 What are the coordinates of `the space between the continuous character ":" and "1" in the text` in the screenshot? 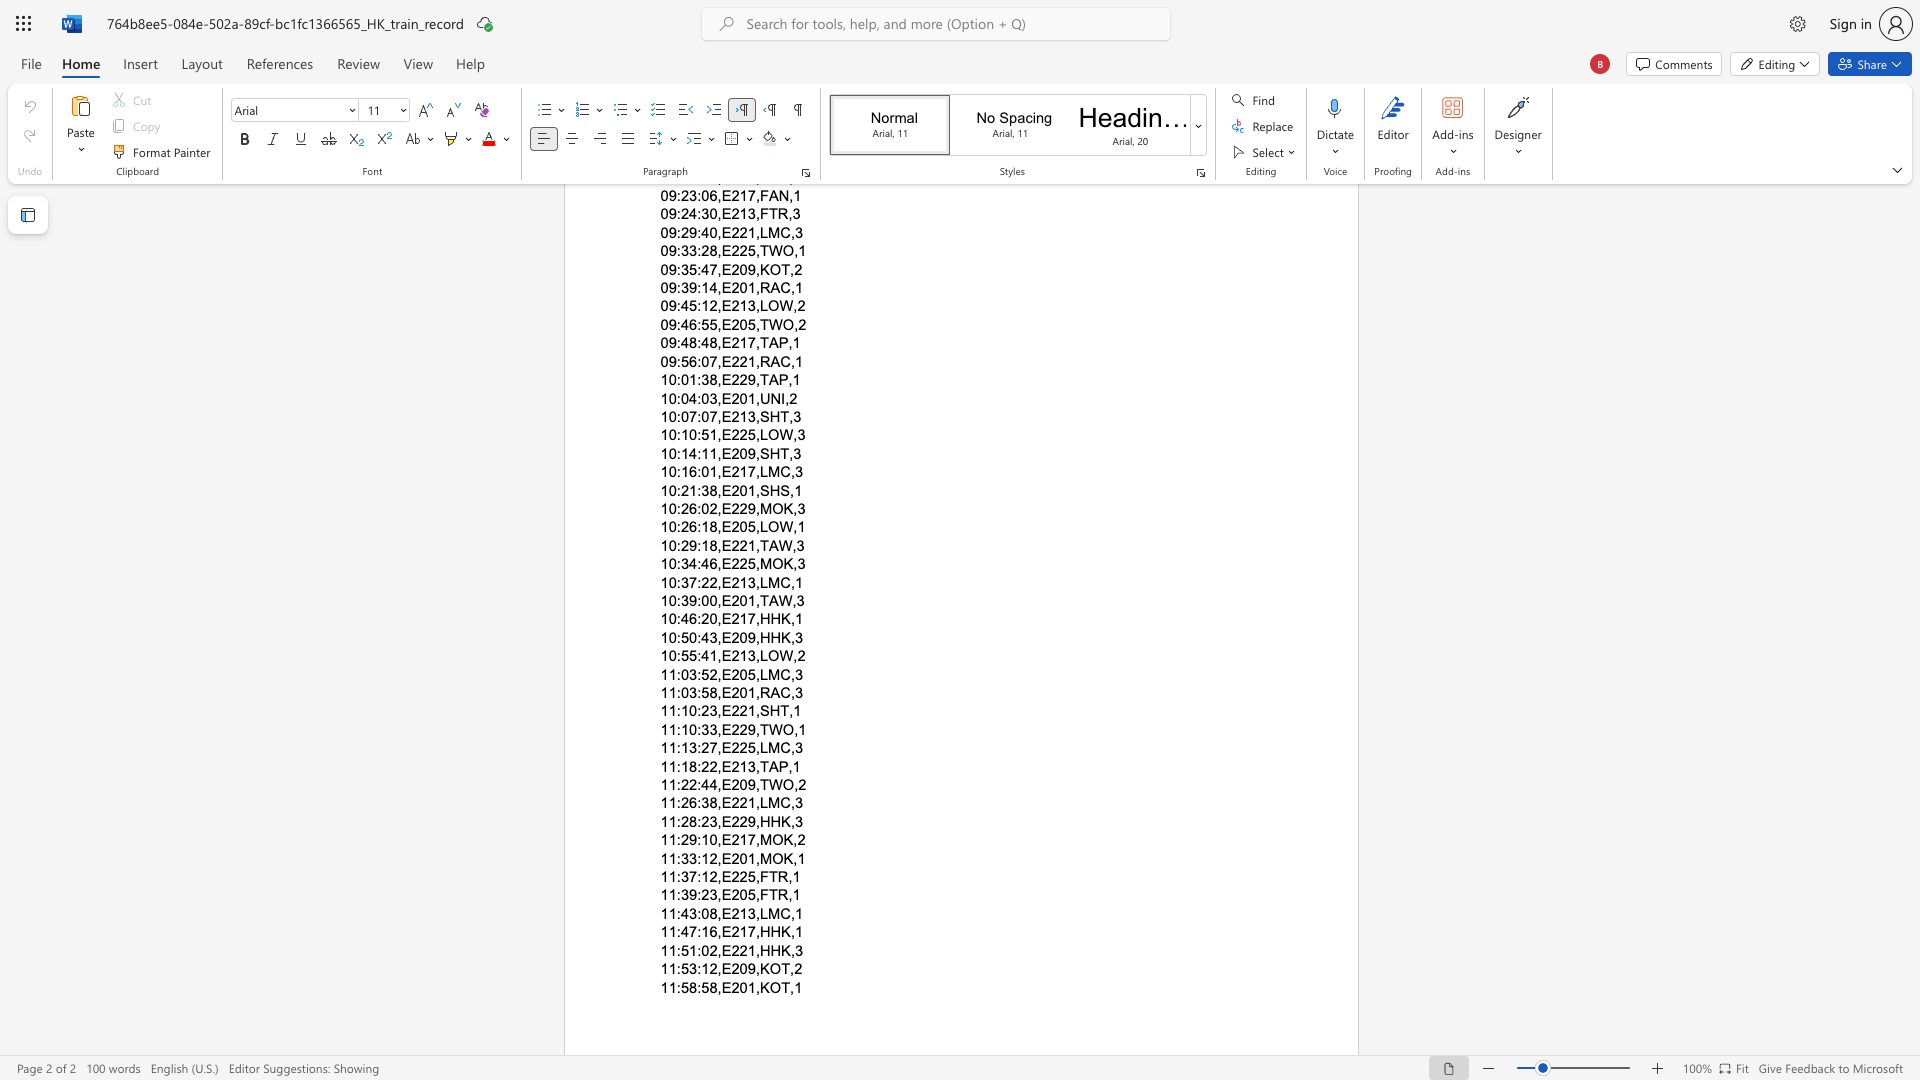 It's located at (681, 729).